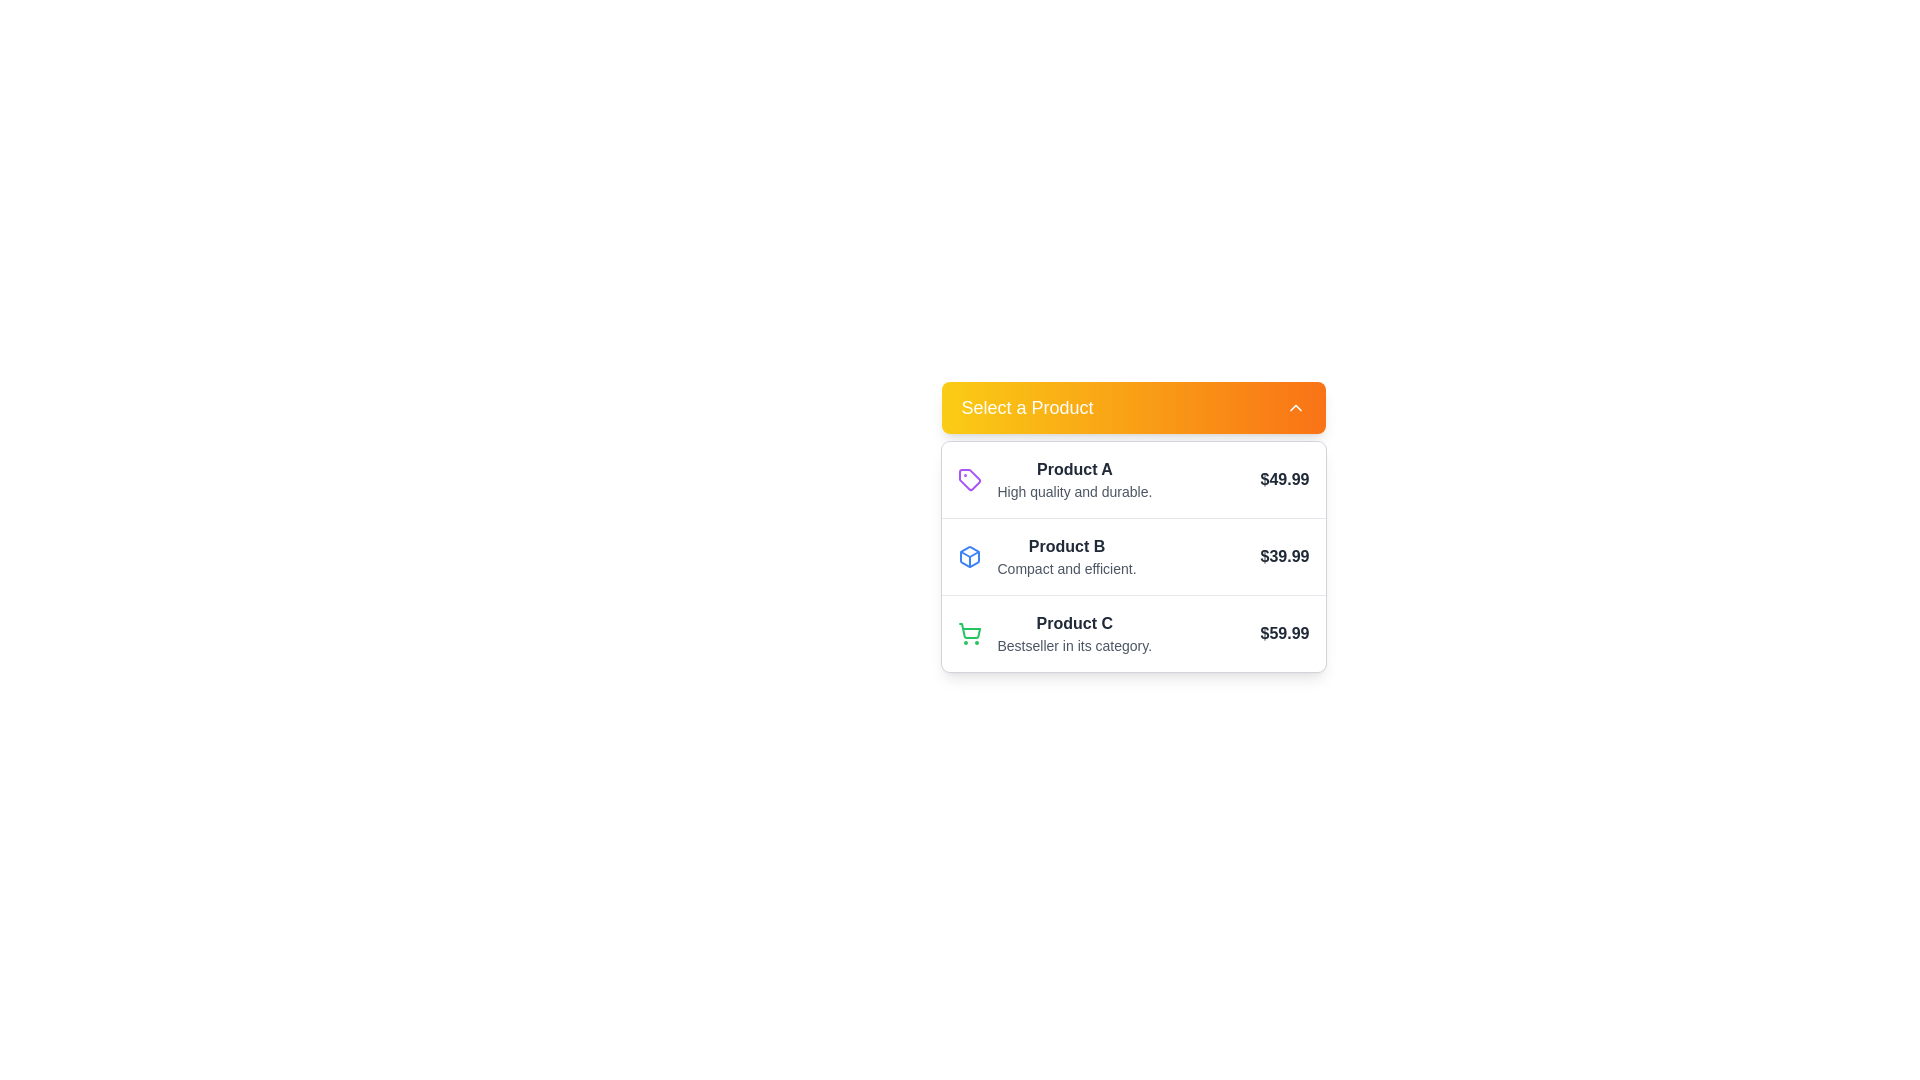 This screenshot has height=1080, width=1920. What do you see at coordinates (1073, 645) in the screenshot?
I see `the text label that reads 'Bestseller in its category.' which is styled in gray and located below the 'Product C' title` at bounding box center [1073, 645].